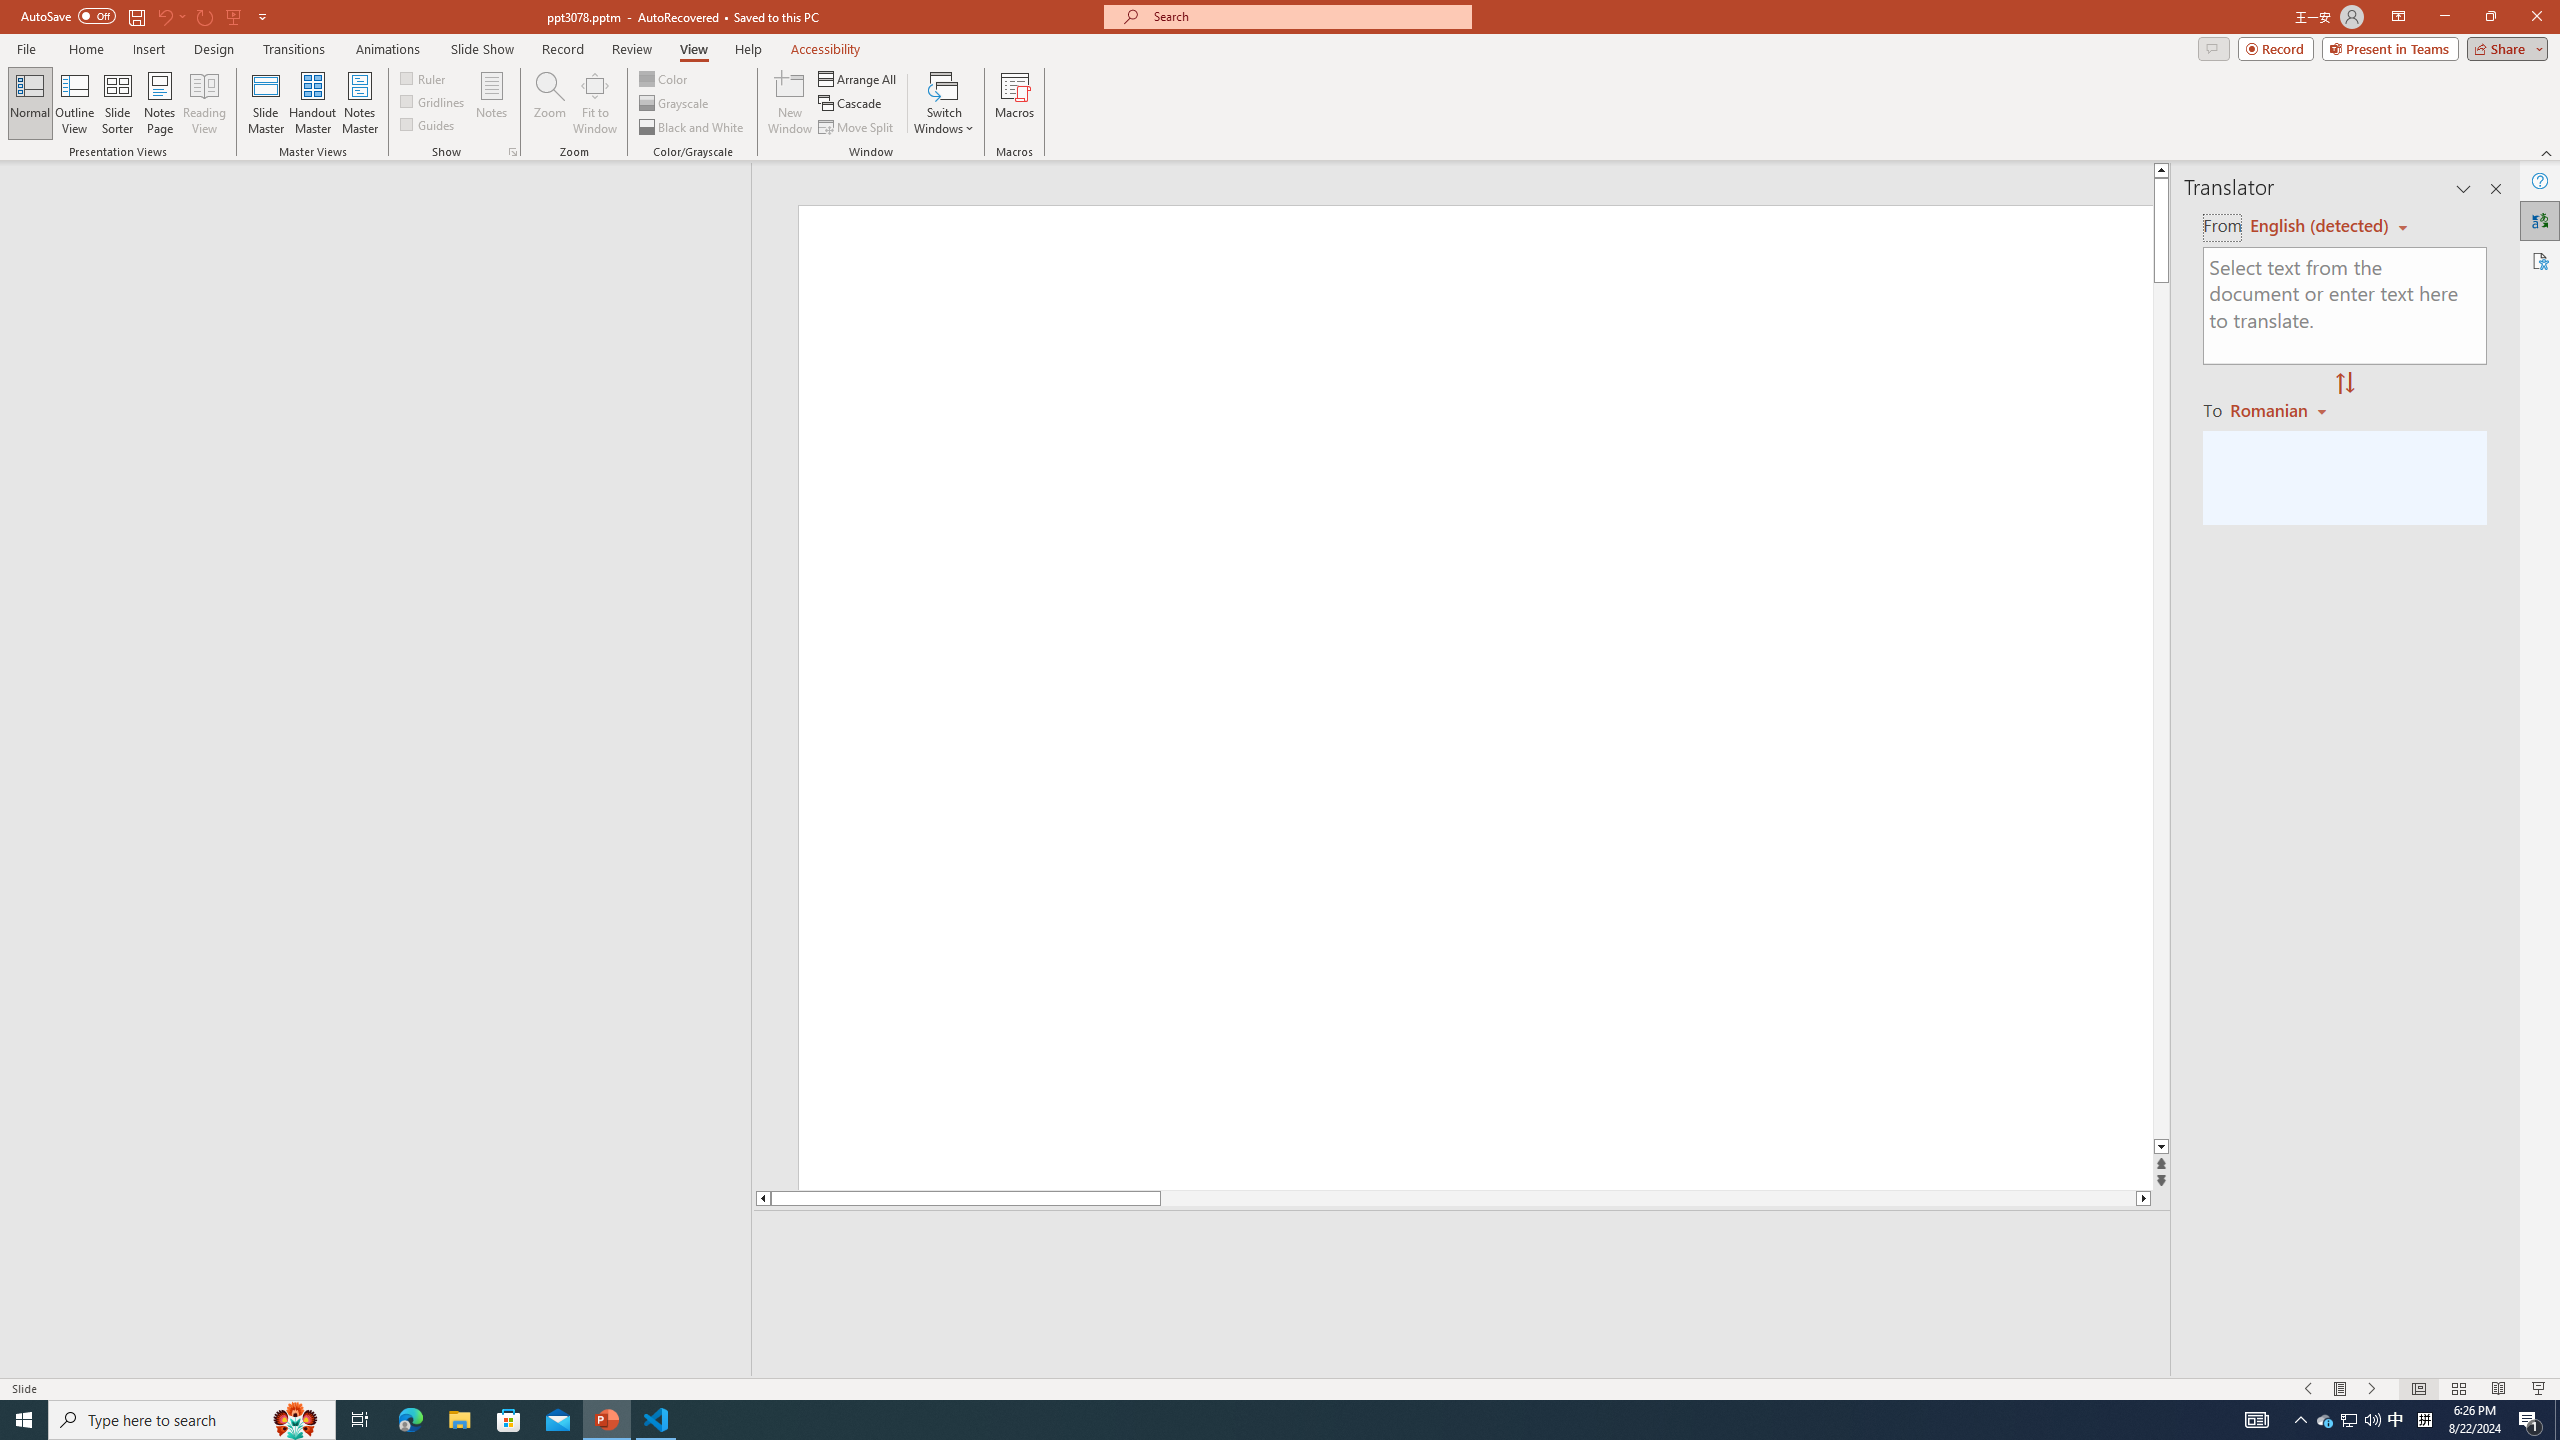  What do you see at coordinates (265, 103) in the screenshot?
I see `'Slide Master'` at bounding box center [265, 103].